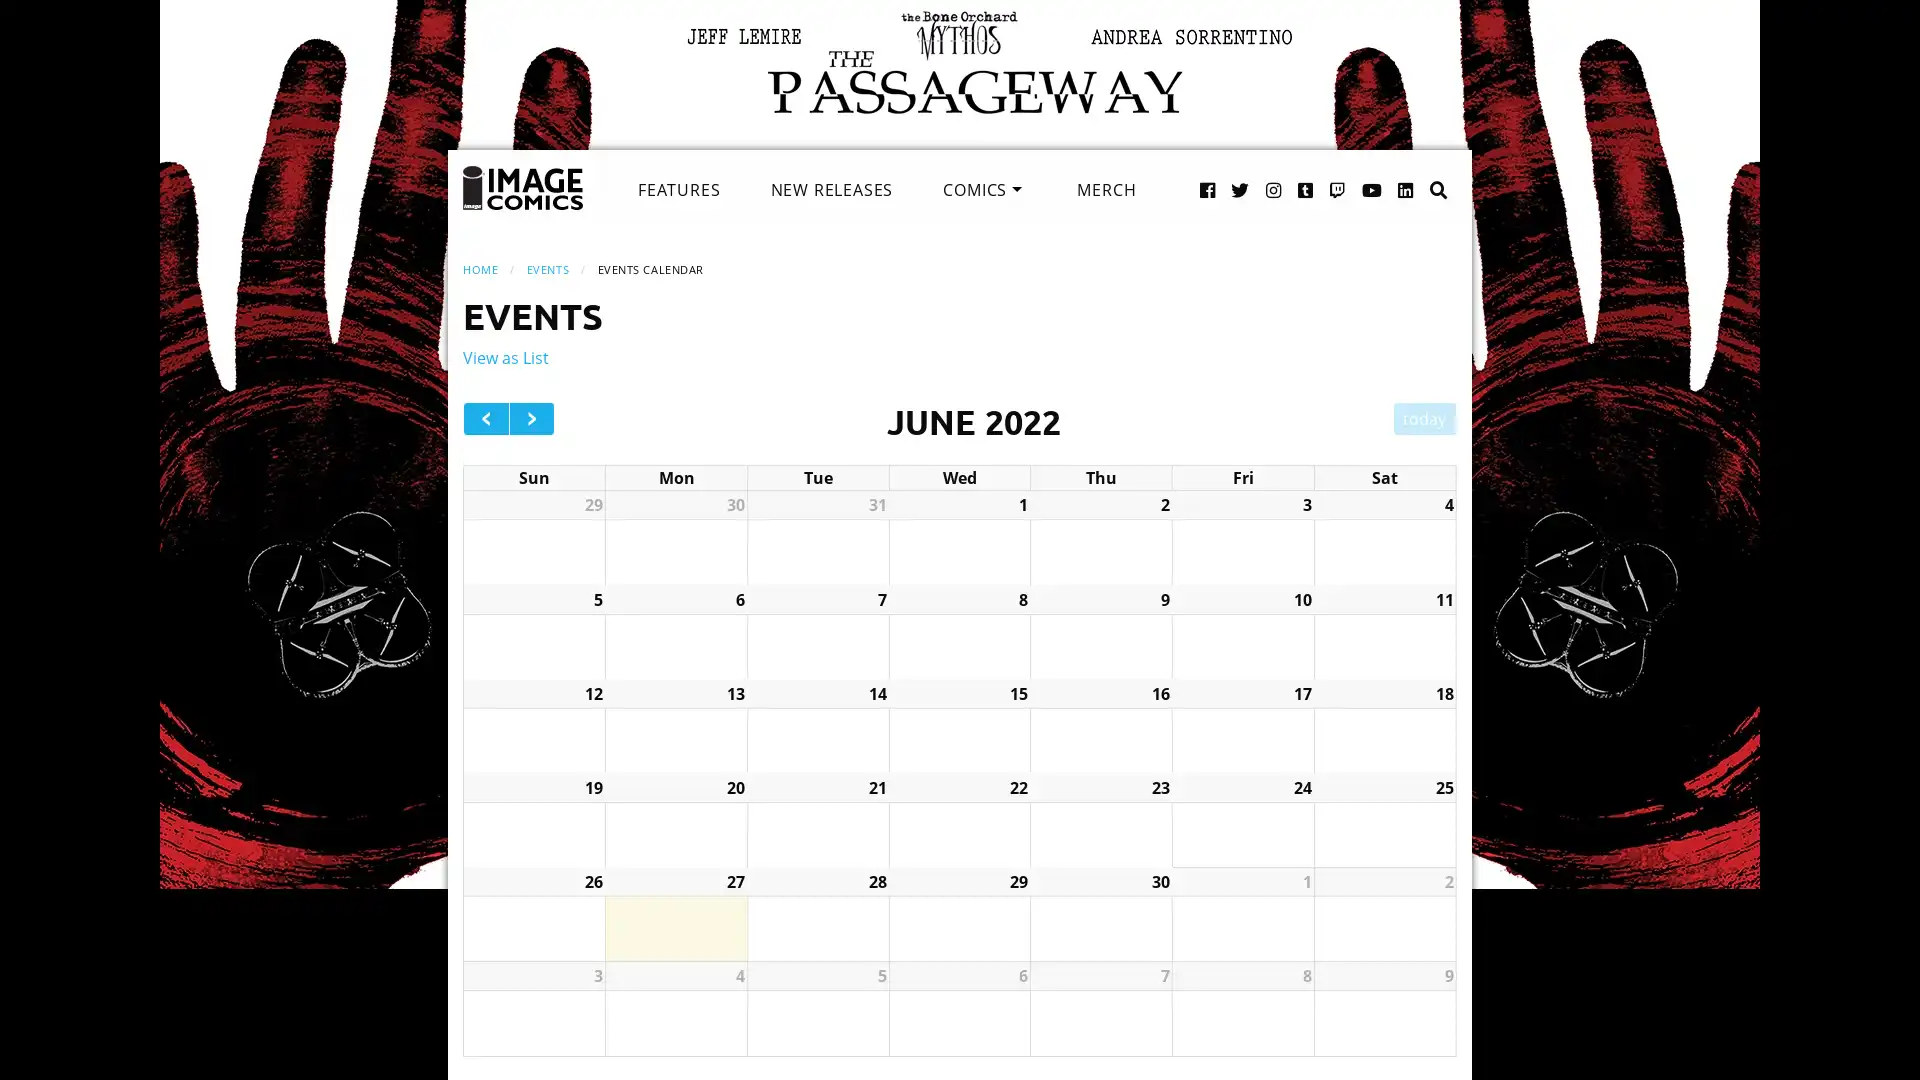 This screenshot has width=1920, height=1080. What do you see at coordinates (1423, 417) in the screenshot?
I see `today` at bounding box center [1423, 417].